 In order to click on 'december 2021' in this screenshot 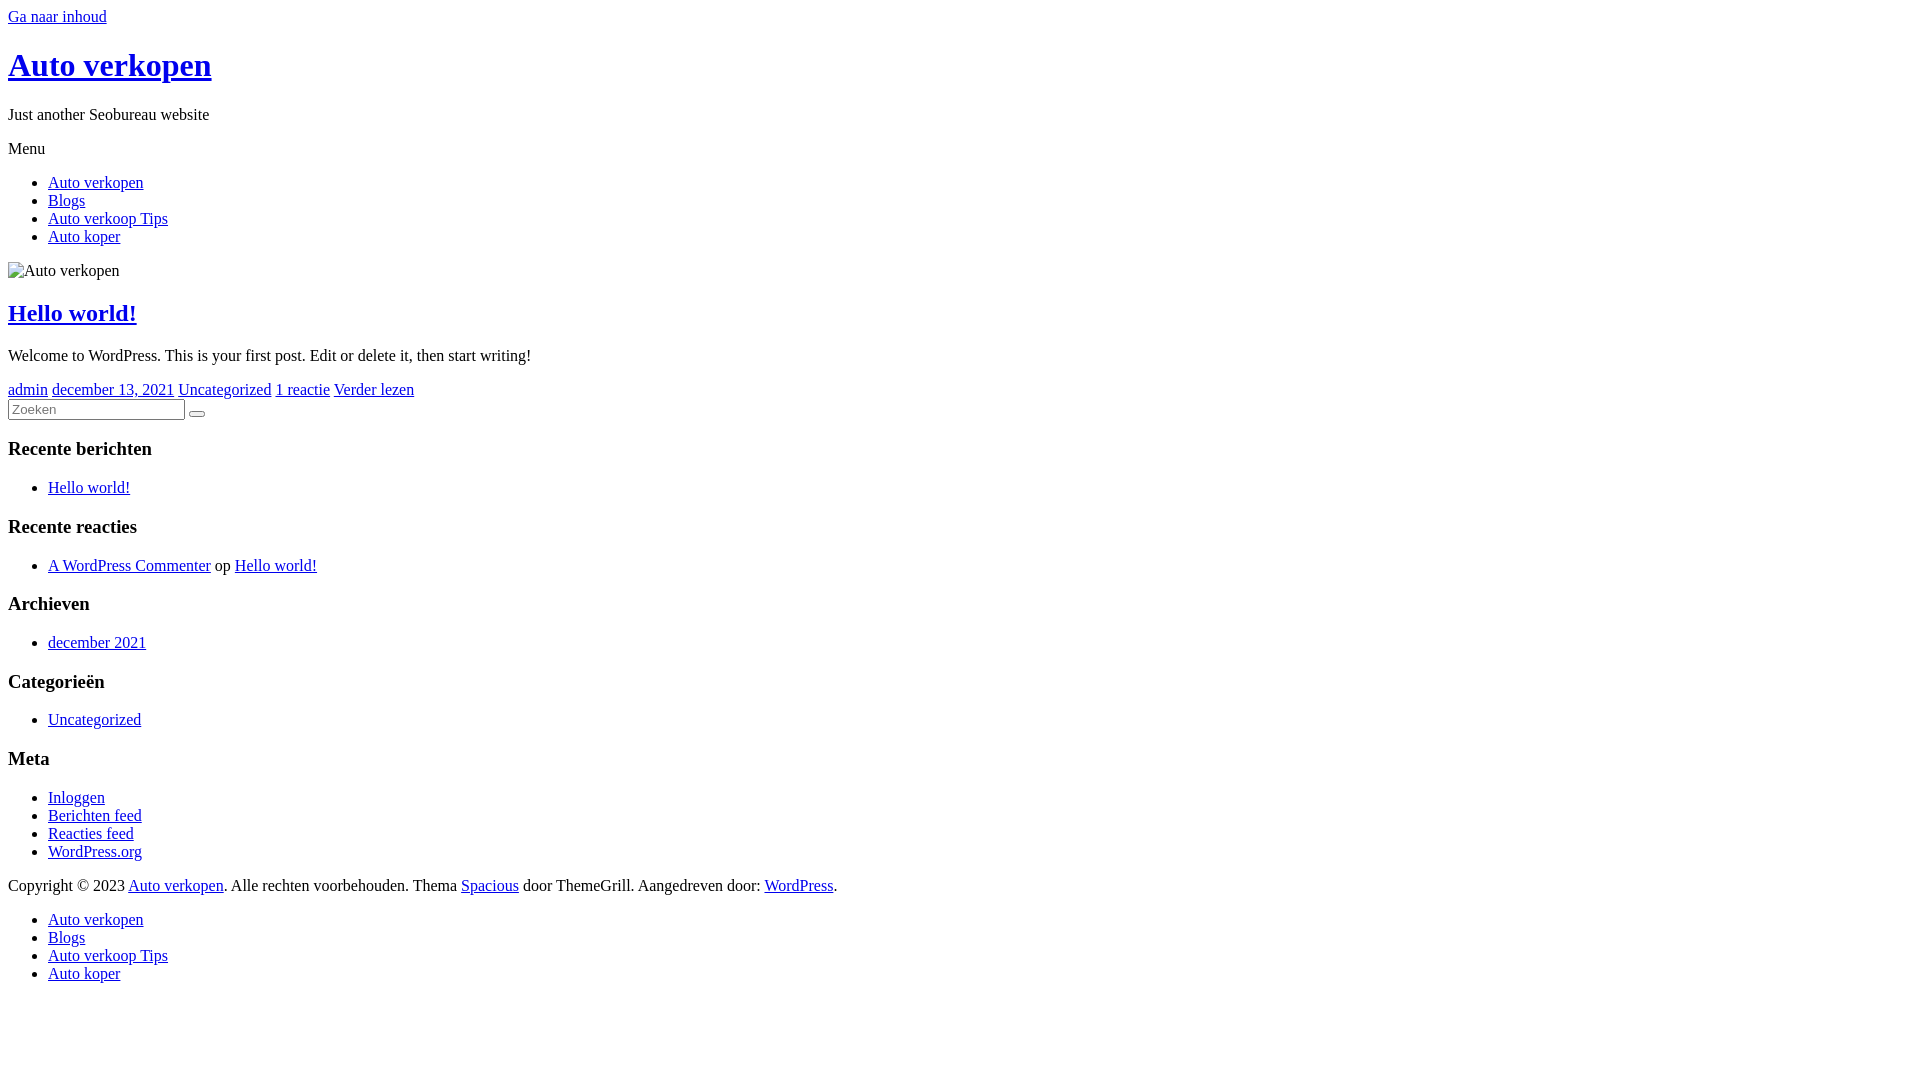, I will do `click(95, 642)`.